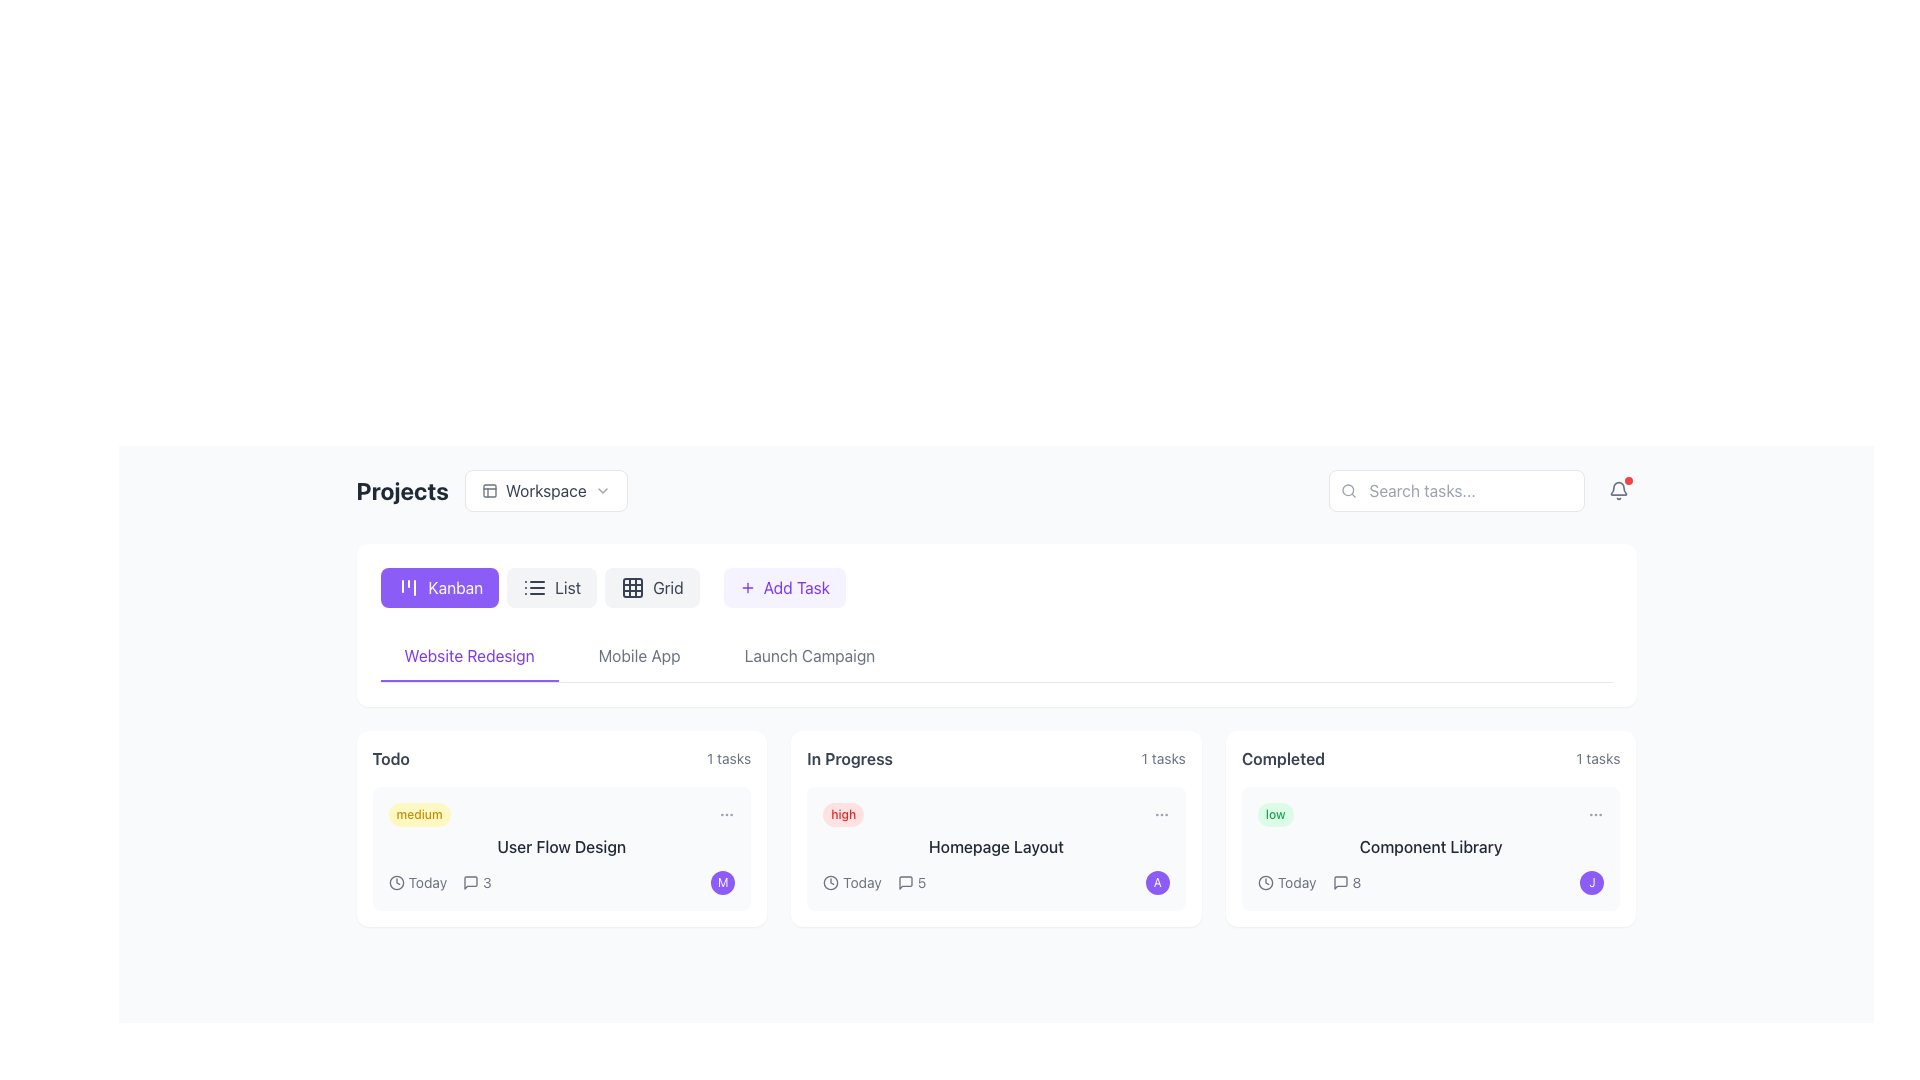  I want to click on the numeral '3' in gray color located in the 'Todo' card of the 'Website Redesign' Kanban board, so click(487, 882).